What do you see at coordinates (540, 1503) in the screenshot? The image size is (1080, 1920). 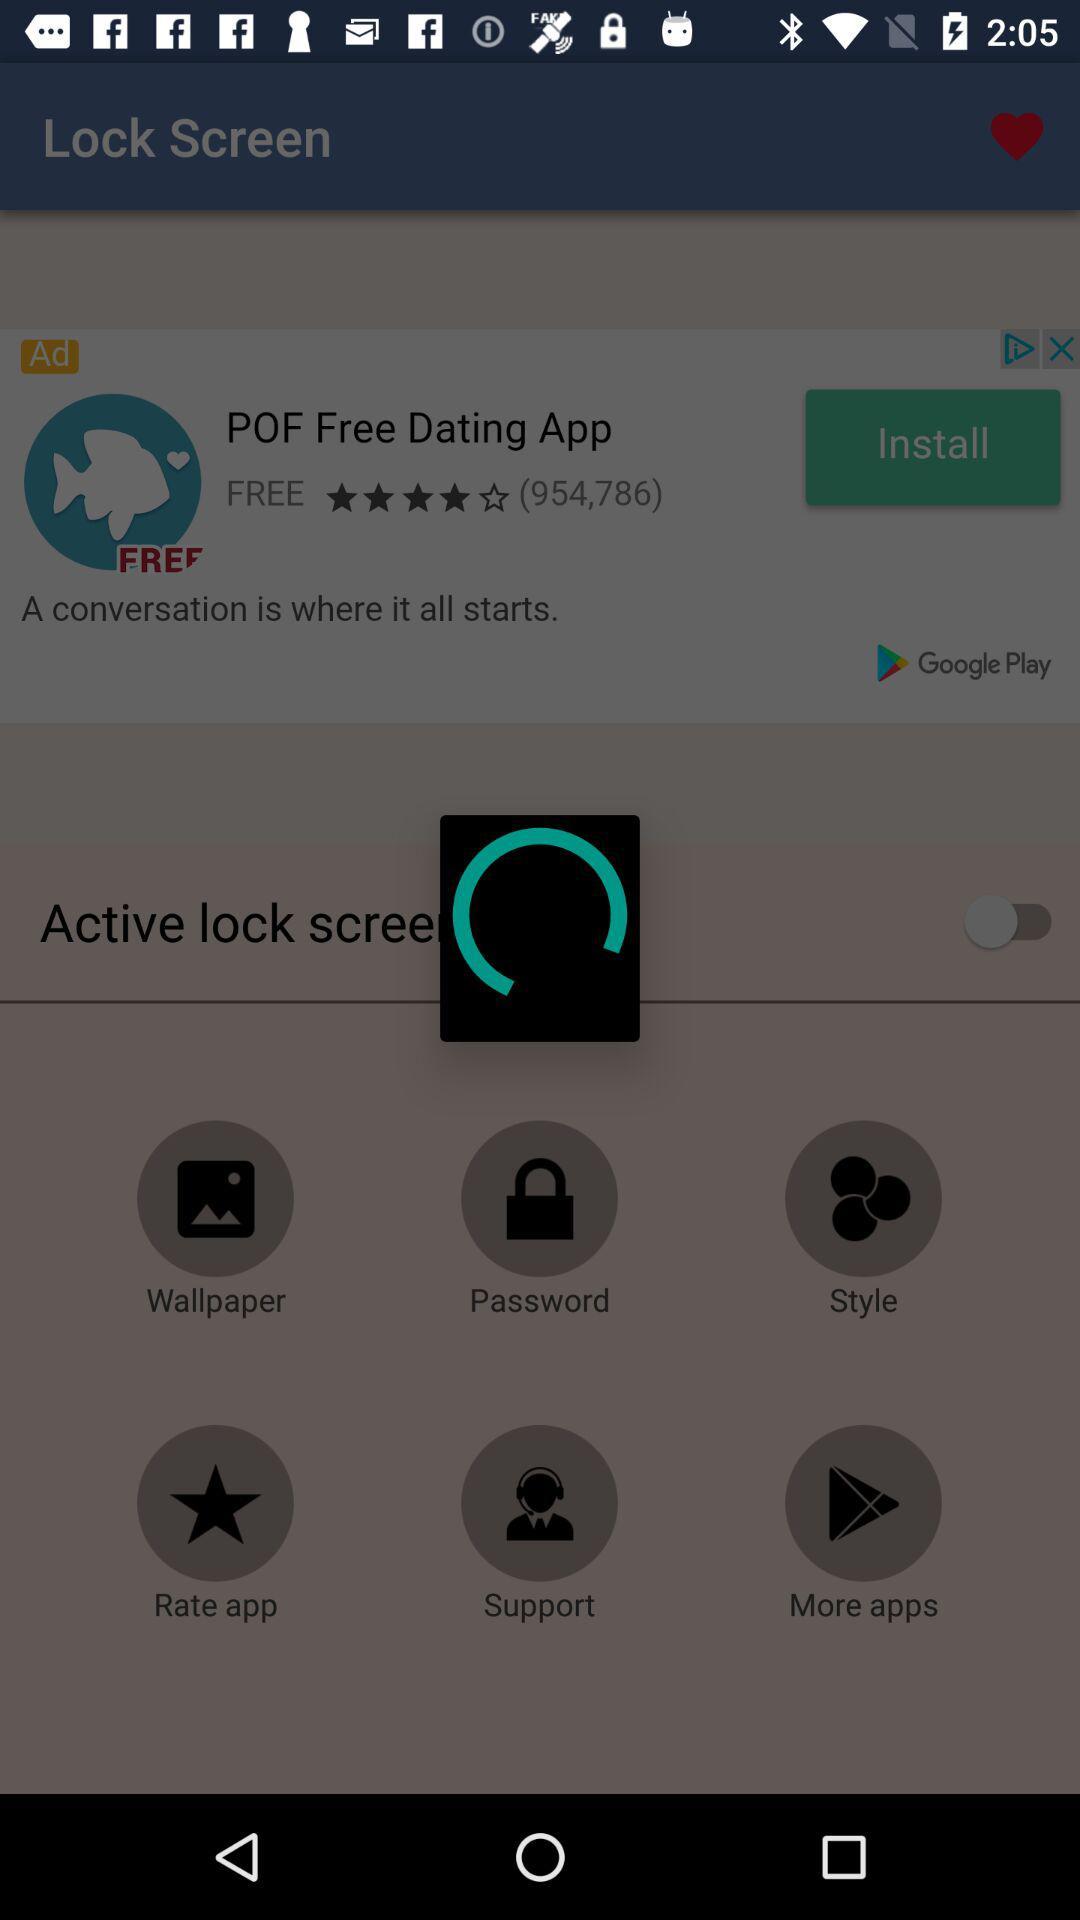 I see `contact` at bounding box center [540, 1503].